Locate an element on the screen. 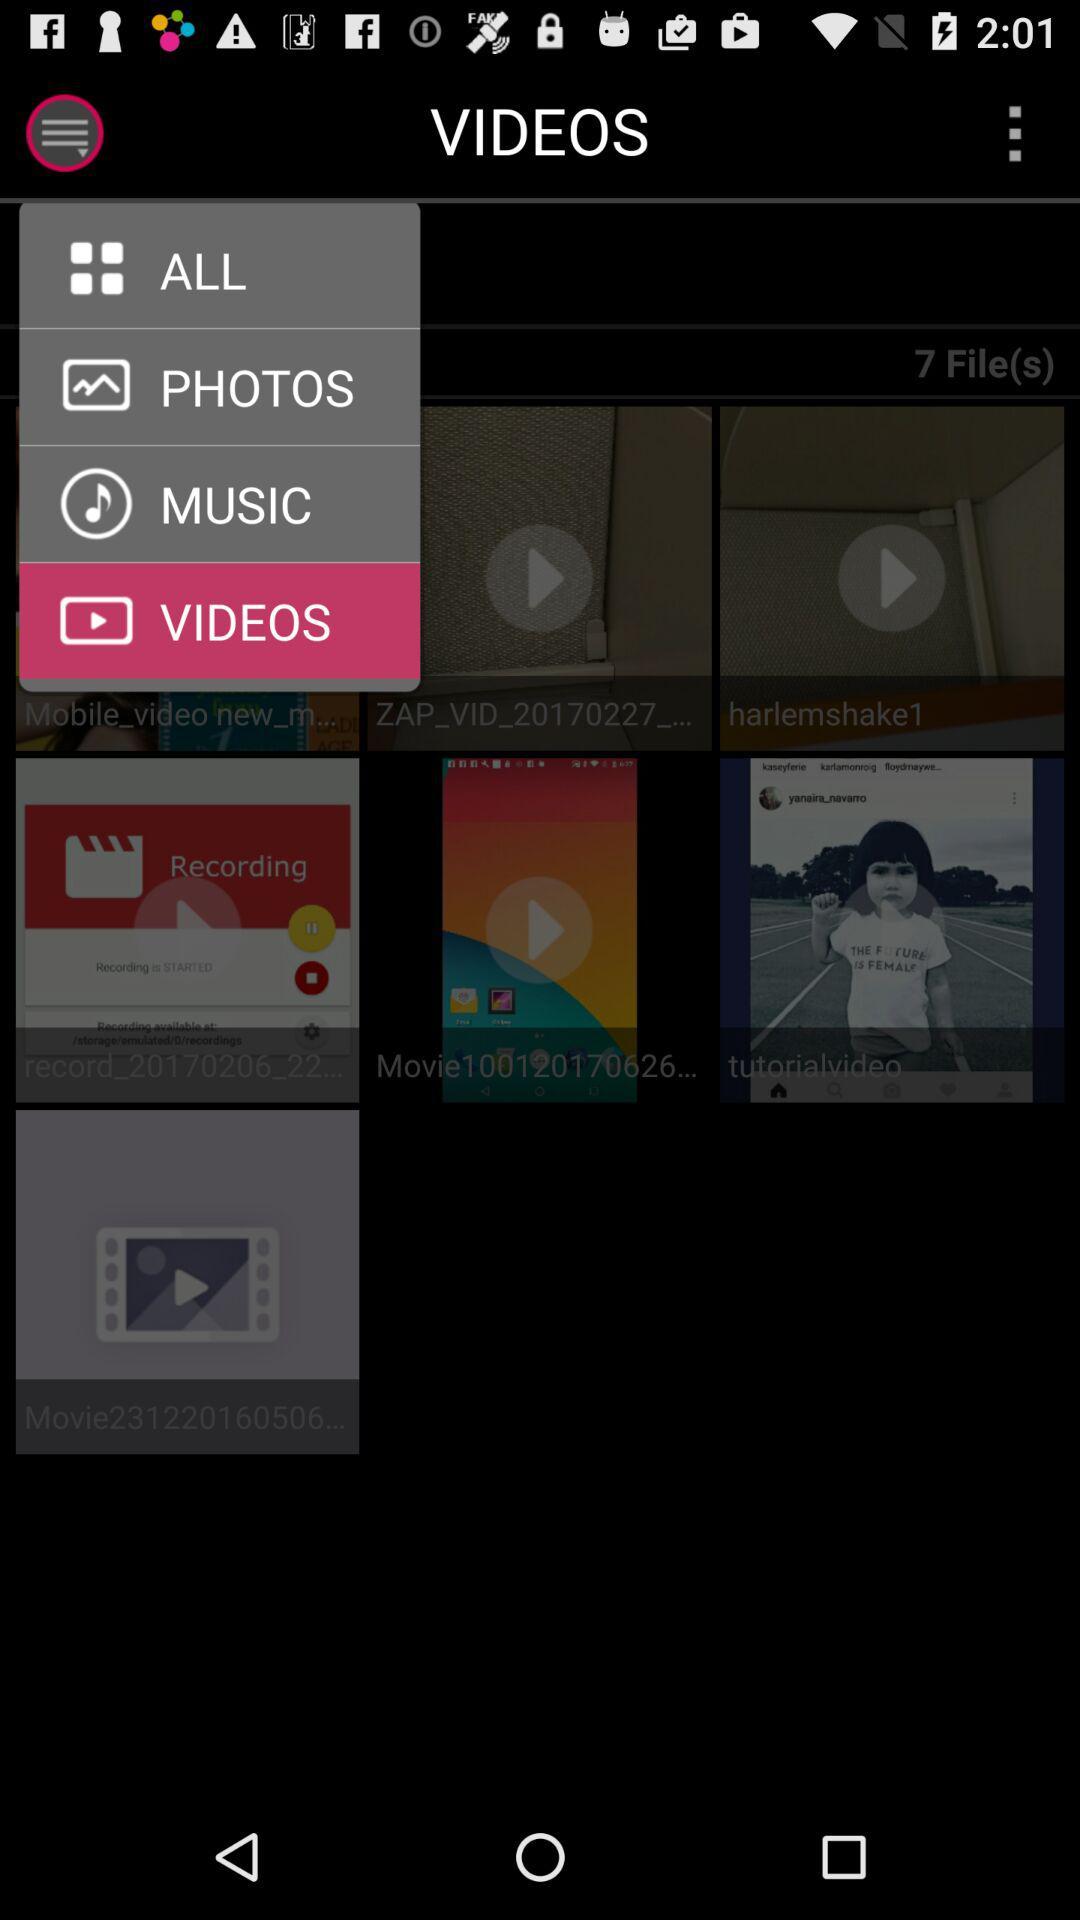 Image resolution: width=1080 pixels, height=1920 pixels. the icon above all devices is located at coordinates (85, 265).